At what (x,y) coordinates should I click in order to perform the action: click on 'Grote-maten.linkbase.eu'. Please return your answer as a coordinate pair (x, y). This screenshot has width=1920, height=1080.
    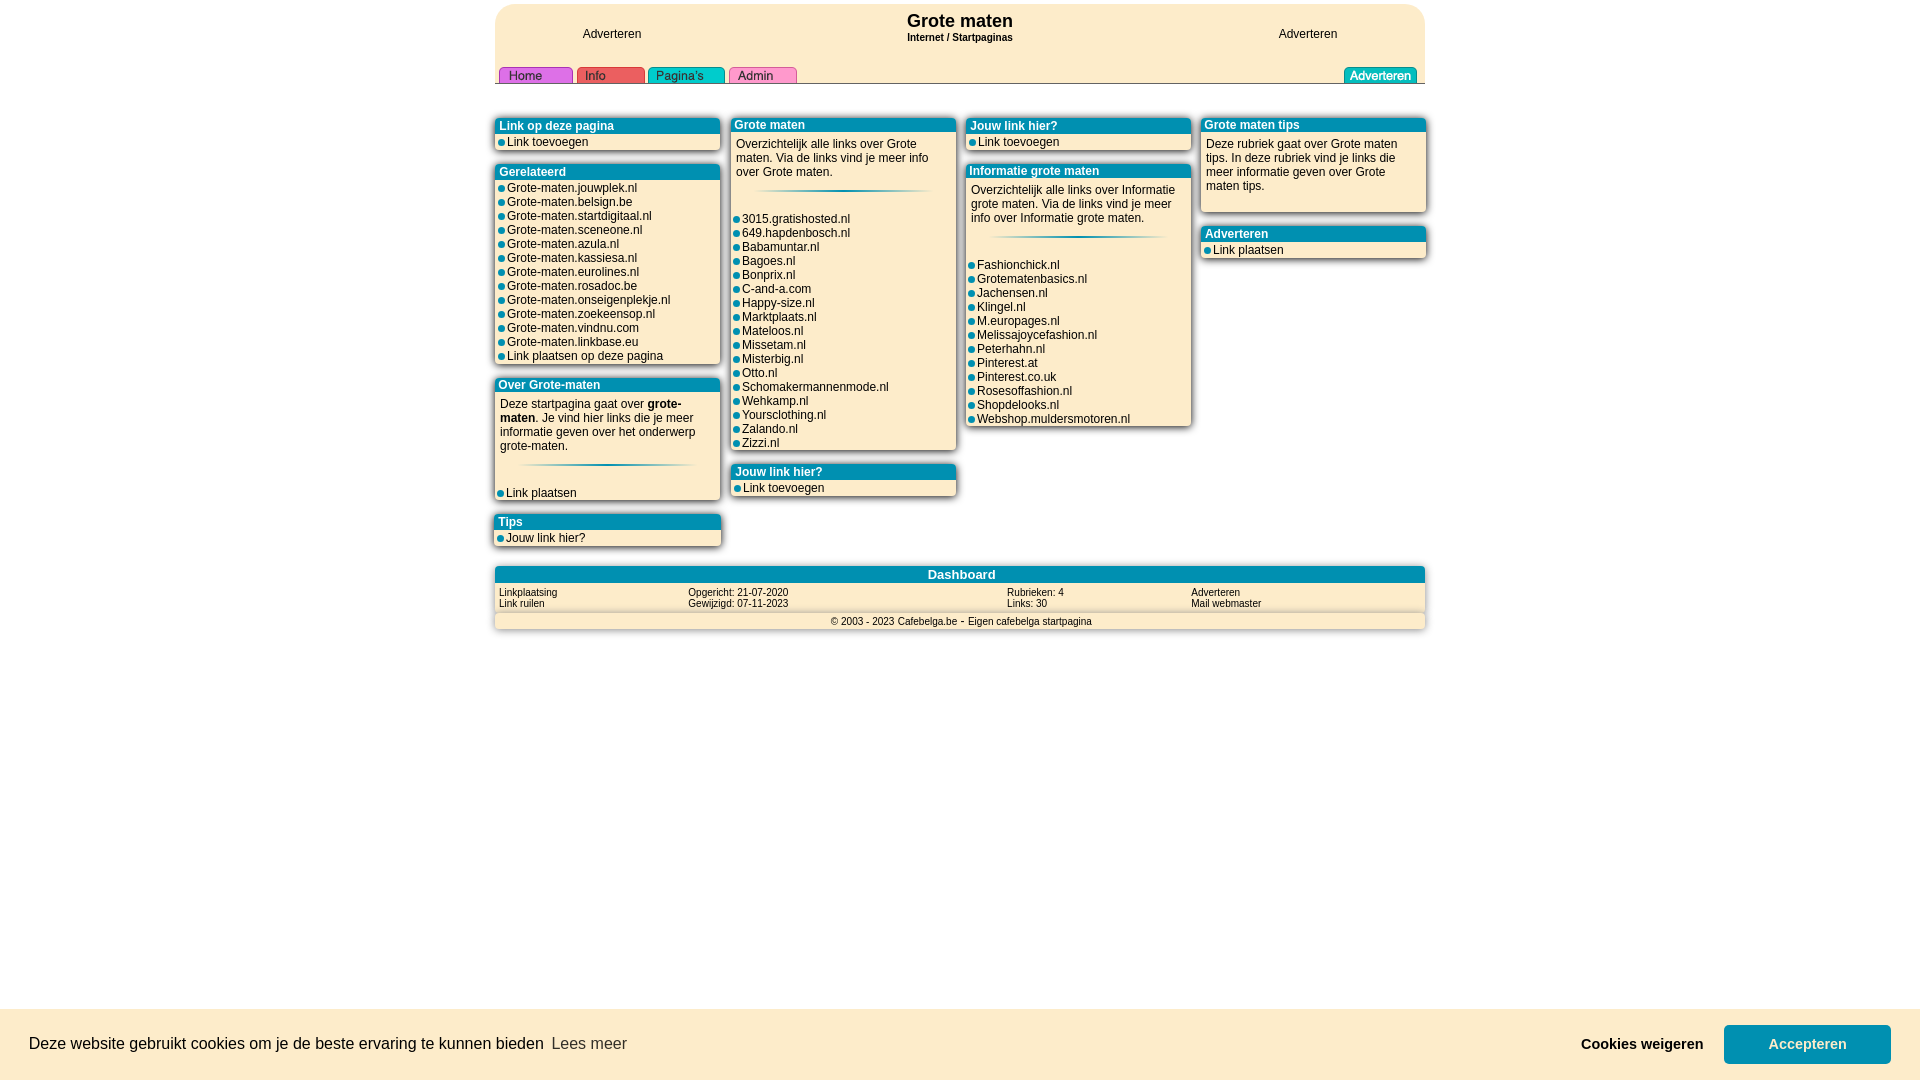
    Looking at the image, I should click on (571, 341).